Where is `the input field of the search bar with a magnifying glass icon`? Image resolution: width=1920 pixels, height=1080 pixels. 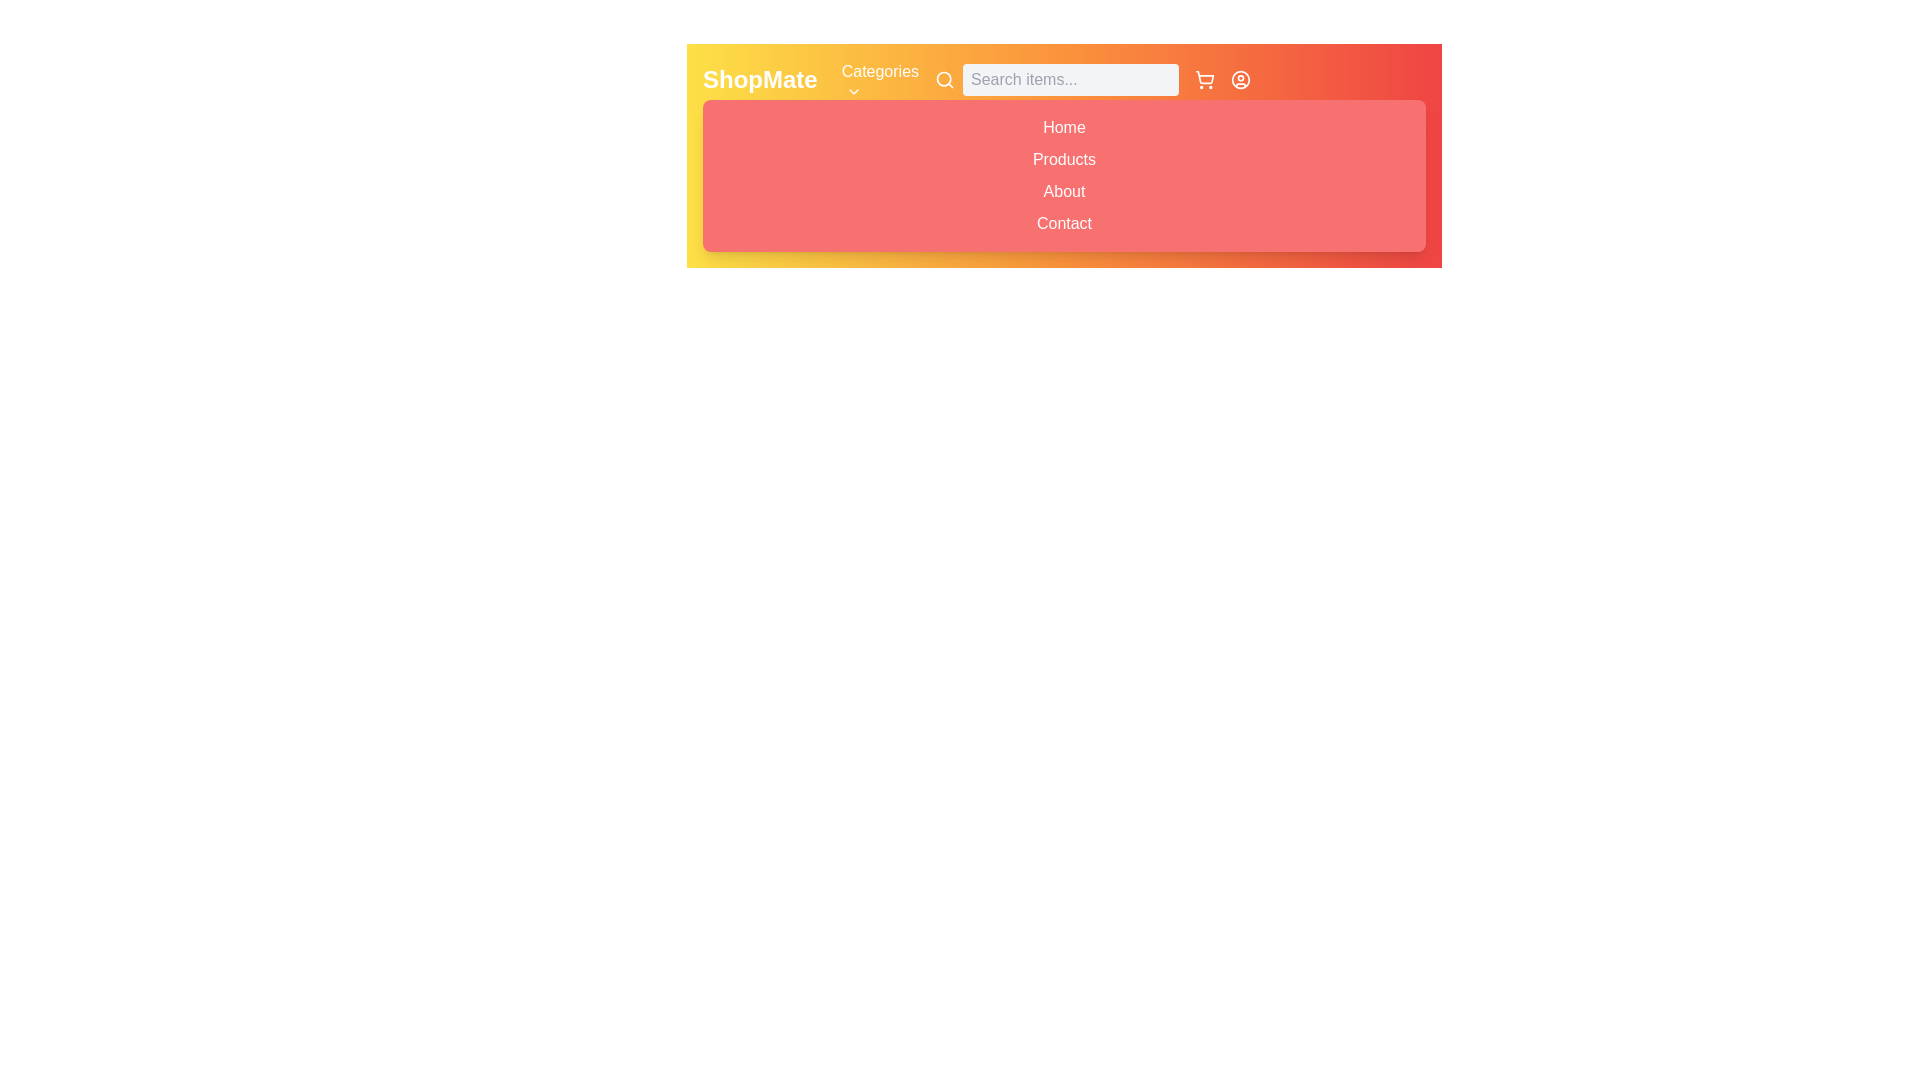
the input field of the search bar with a magnifying glass icon is located at coordinates (1055, 79).